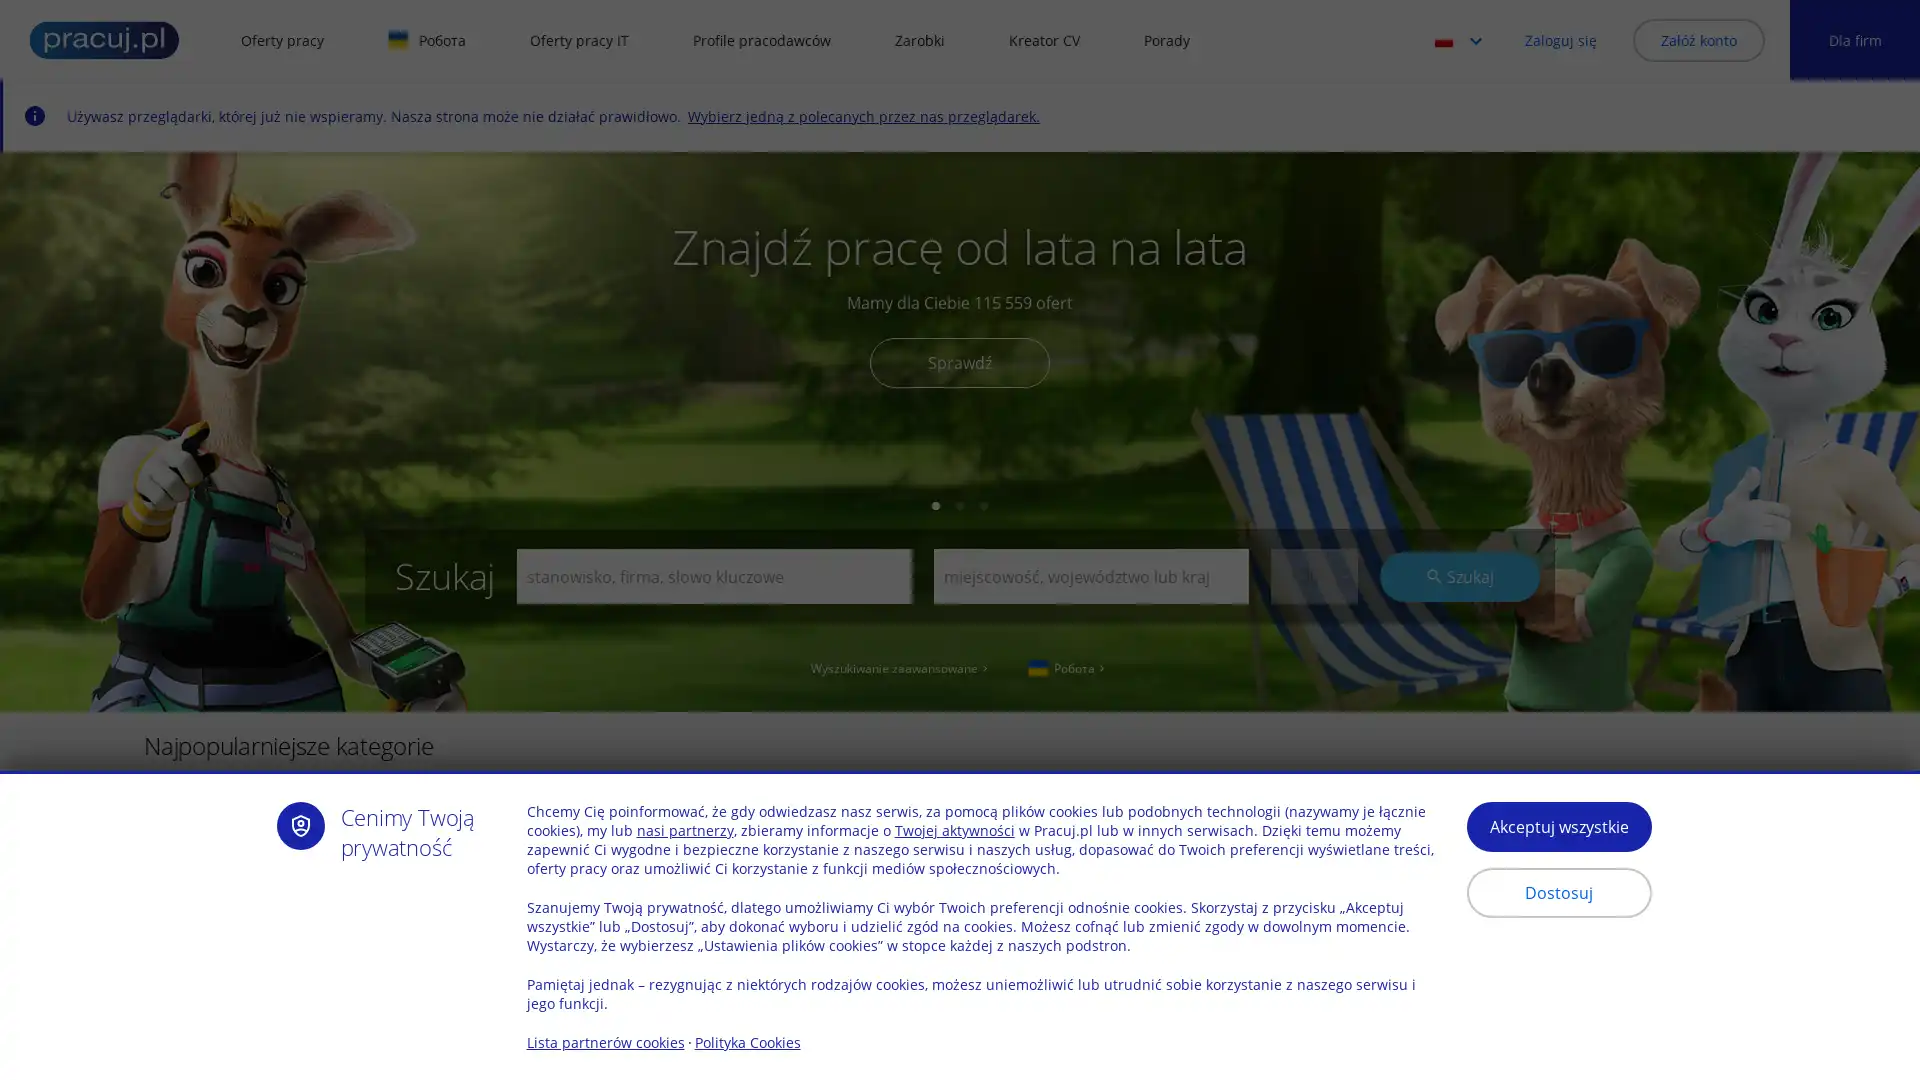 The image size is (1920, 1080). I want to click on + 20 km, so click(1313, 739).